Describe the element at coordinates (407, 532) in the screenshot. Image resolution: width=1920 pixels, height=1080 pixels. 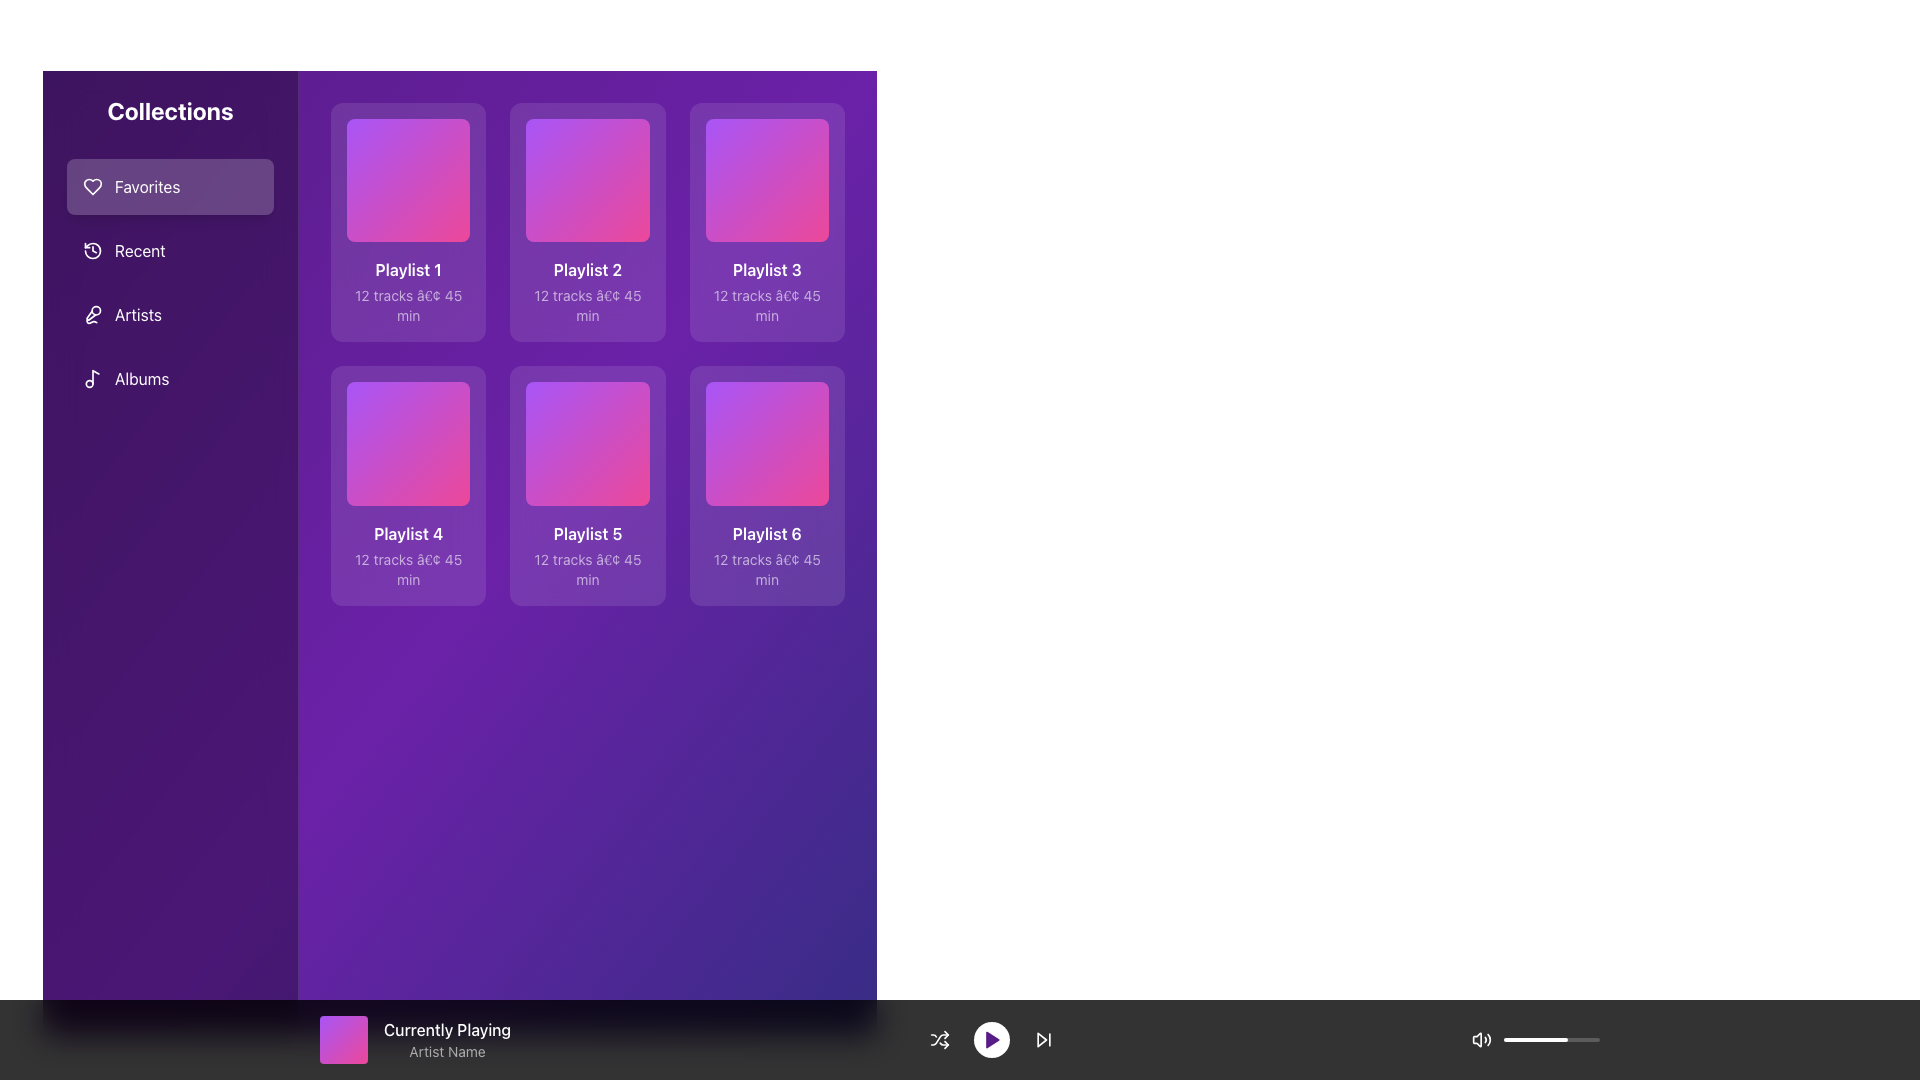
I see `the title text label of the playlist located in the second row, first column under the 'Collections' section, which helps users identify the playlist by name` at that location.